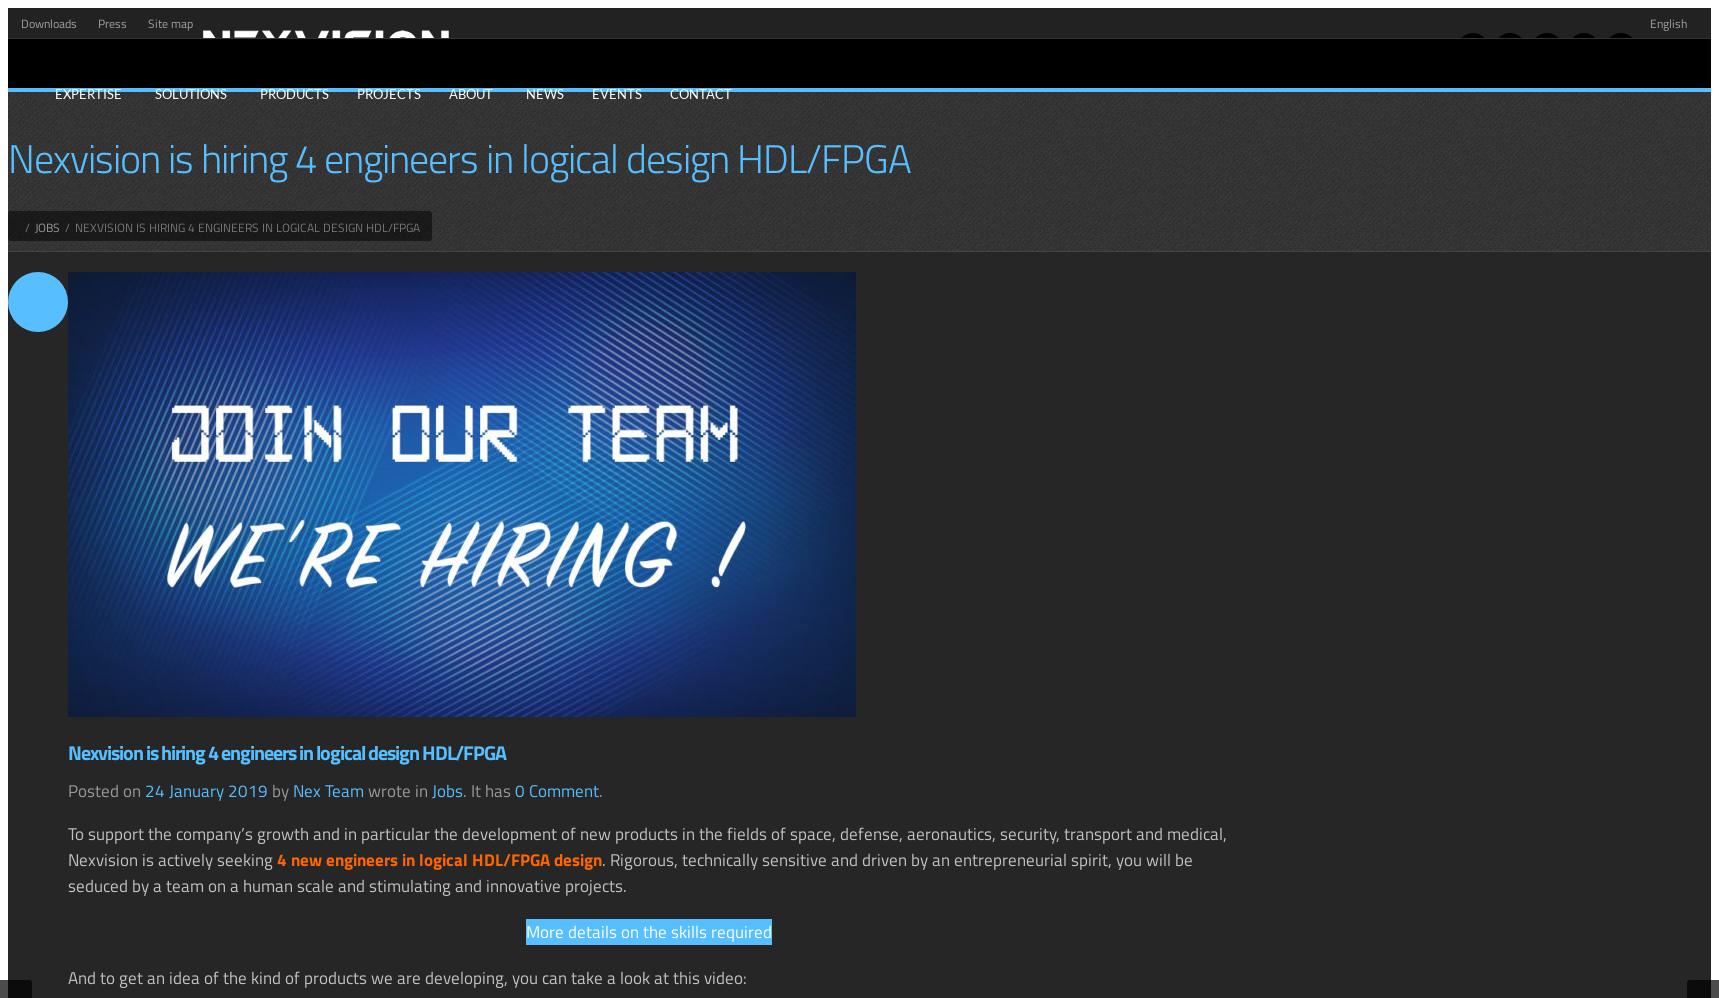 This screenshot has width=1719, height=998. What do you see at coordinates (647, 931) in the screenshot?
I see `'More details on the skills required'` at bounding box center [647, 931].